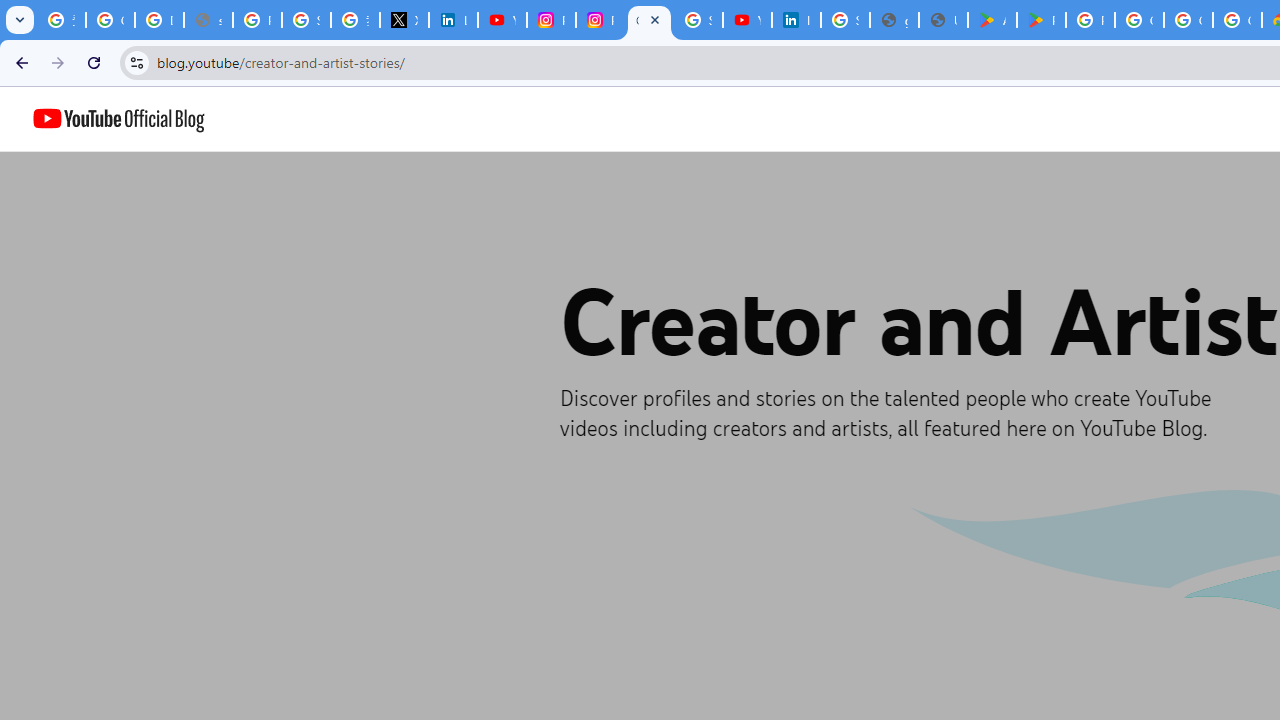  Describe the element at coordinates (1040, 20) in the screenshot. I see `'PAW Patrol Rescue World - Apps on Google Play'` at that location.